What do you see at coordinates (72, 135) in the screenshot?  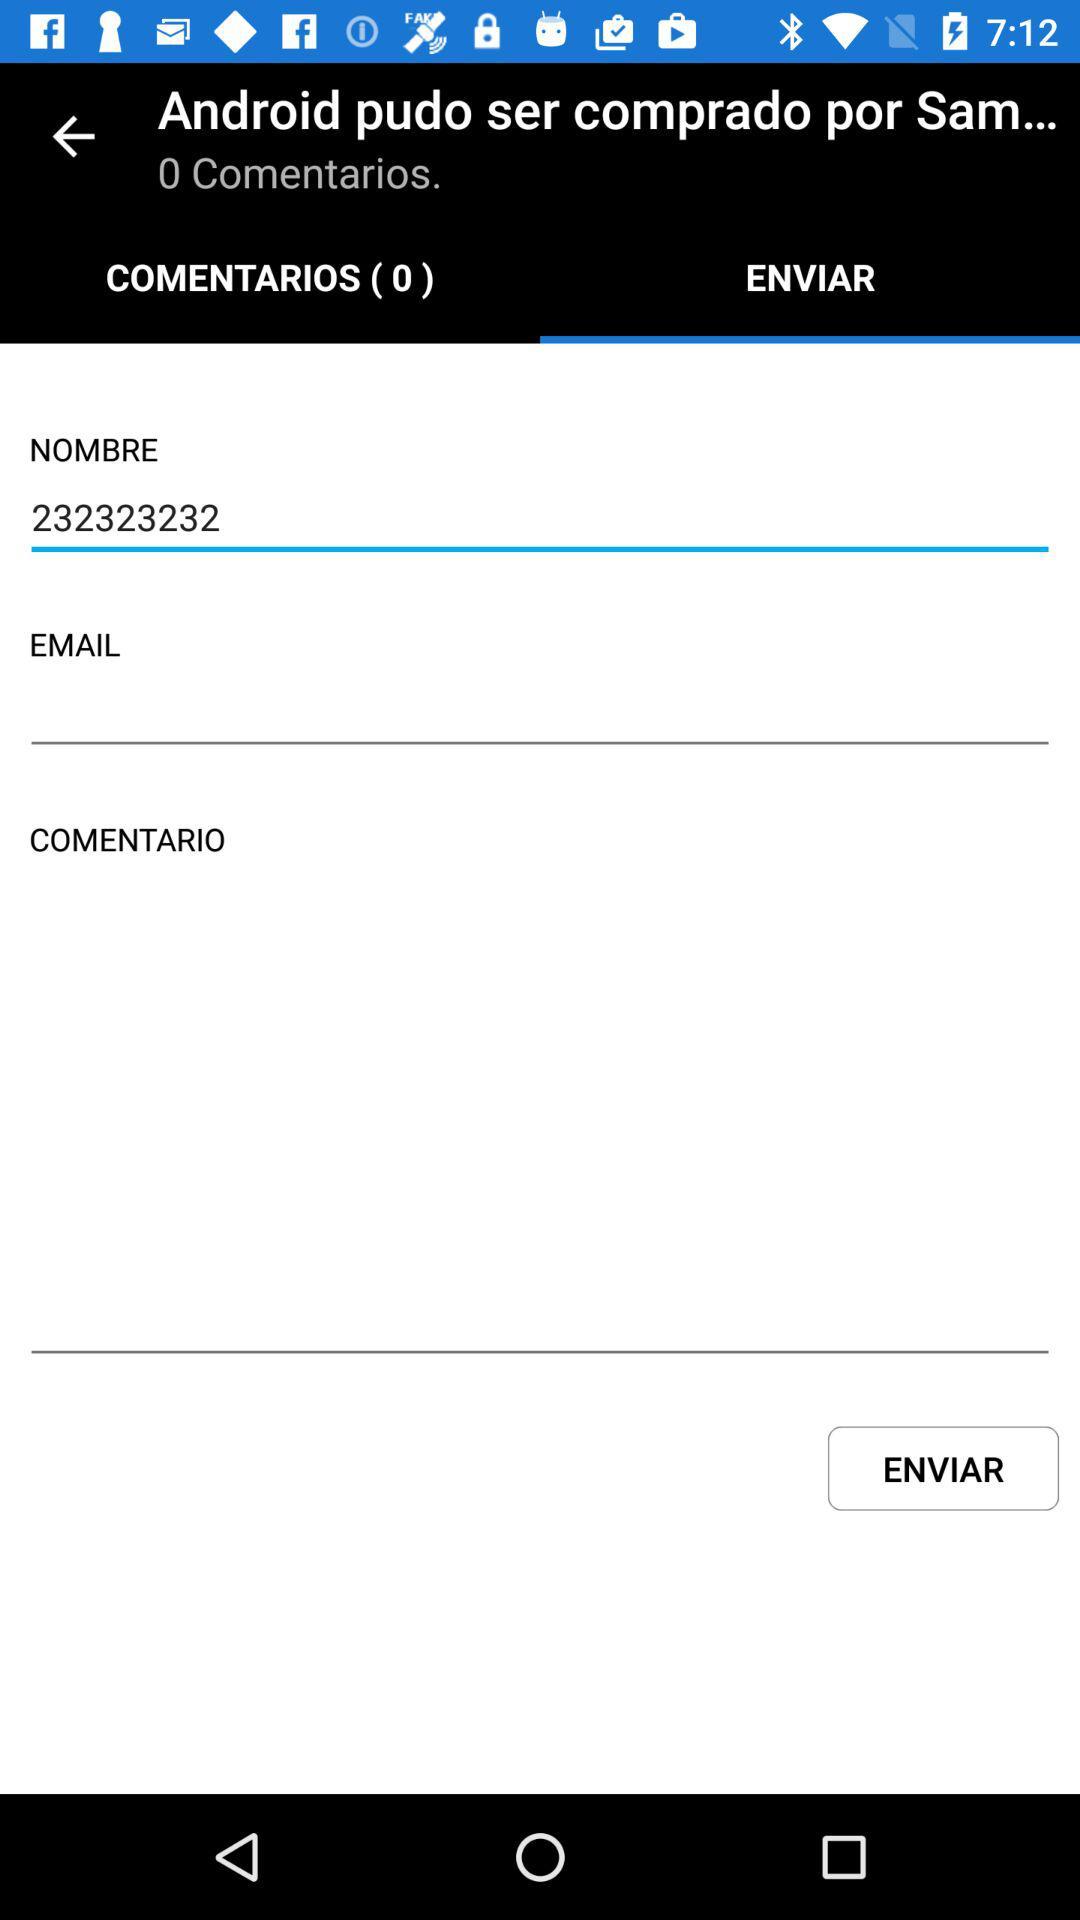 I see `icon to the left of the android pudo ser item` at bounding box center [72, 135].